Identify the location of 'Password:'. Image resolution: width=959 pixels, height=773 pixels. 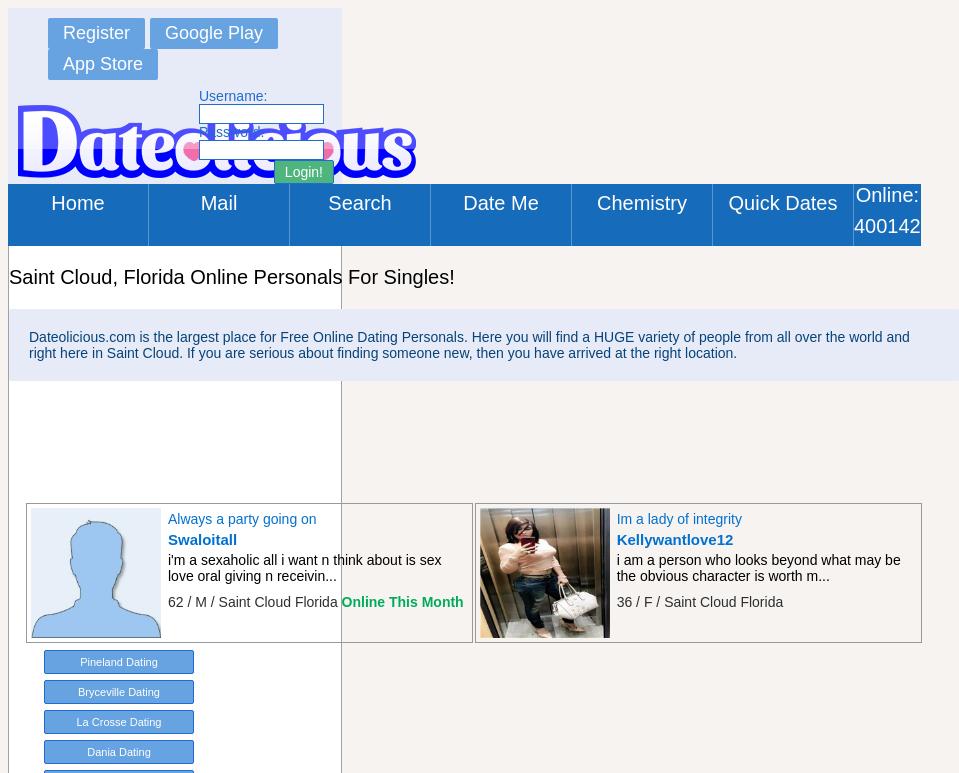
(231, 131).